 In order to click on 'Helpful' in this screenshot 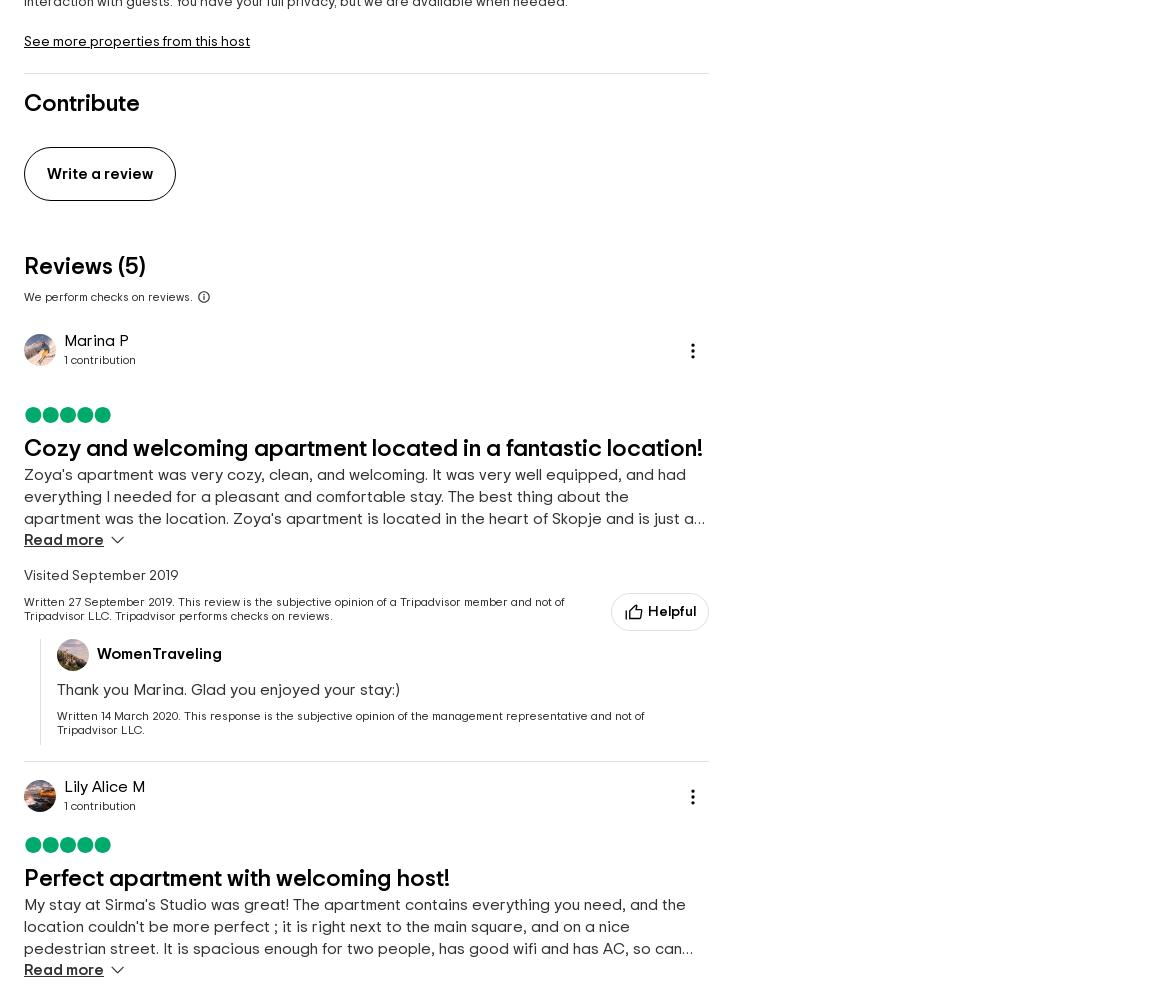, I will do `click(670, 611)`.